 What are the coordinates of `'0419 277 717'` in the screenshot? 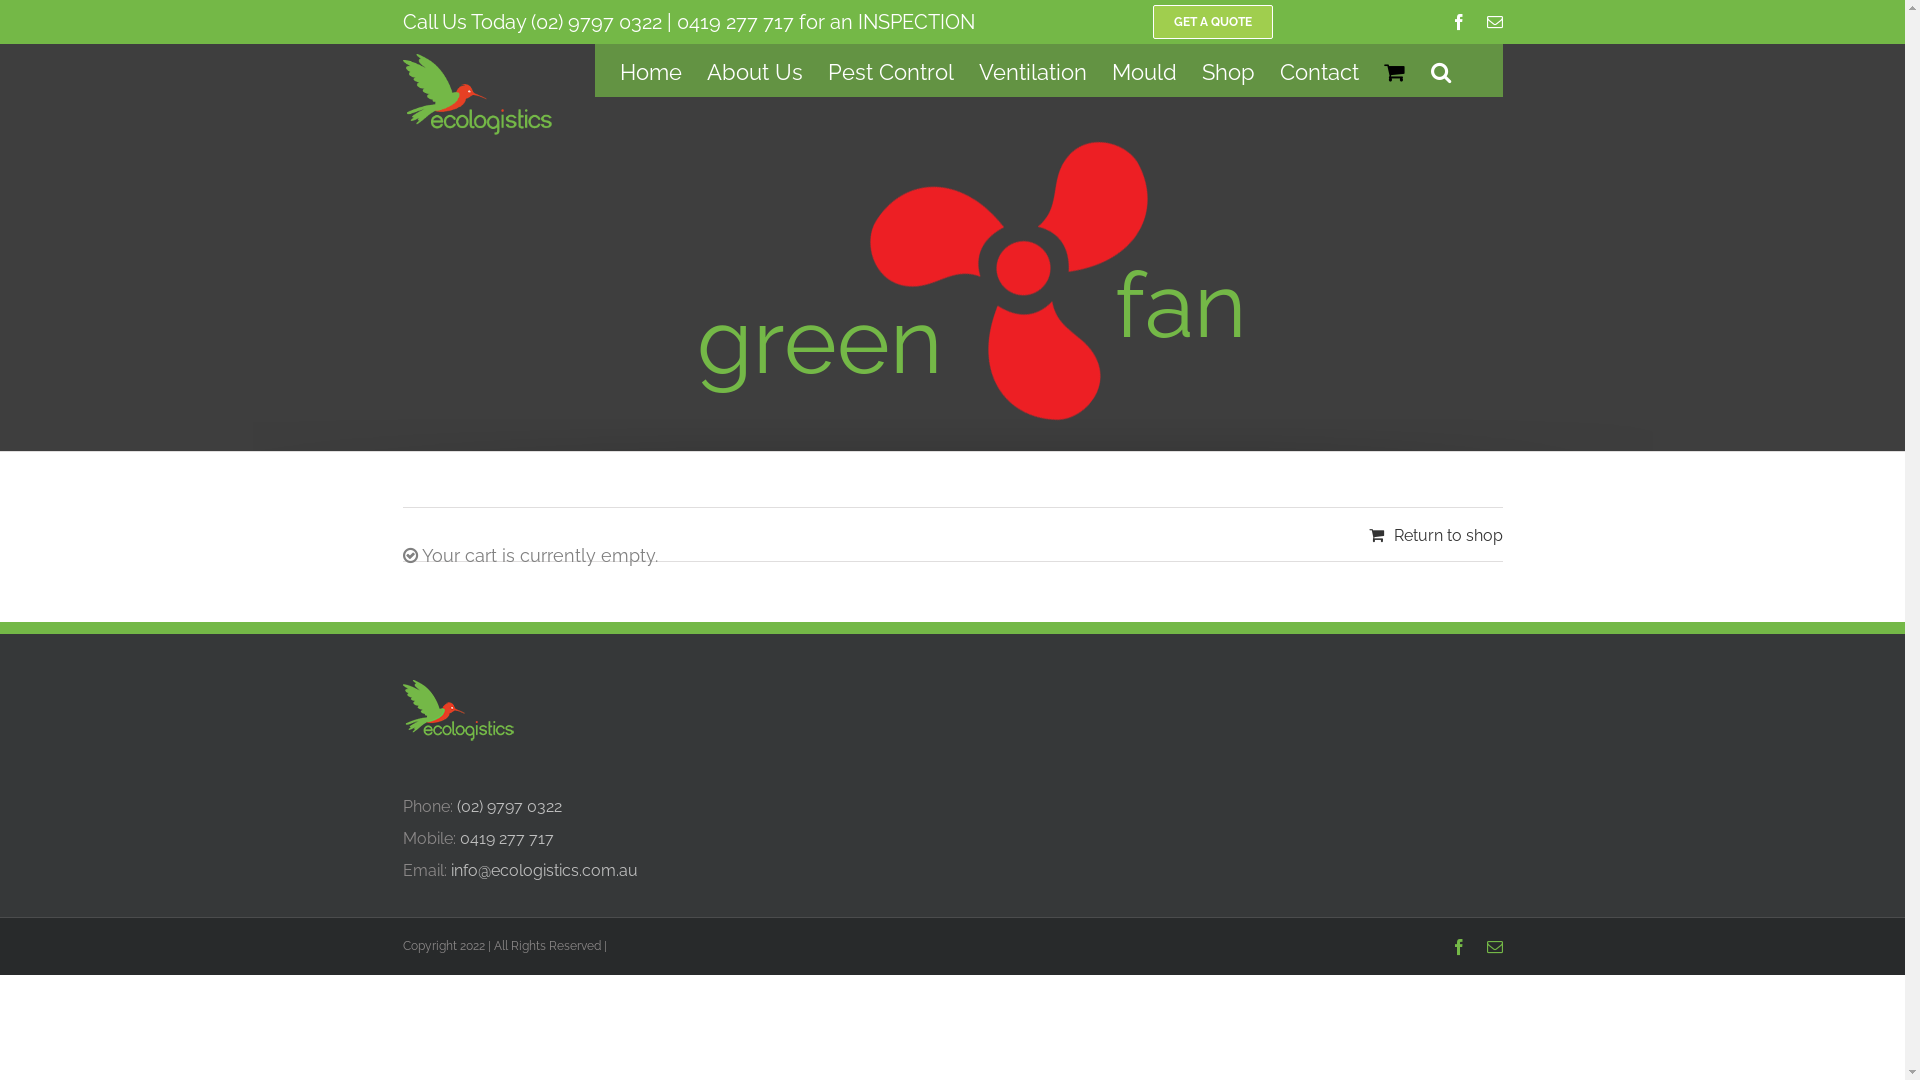 It's located at (507, 838).